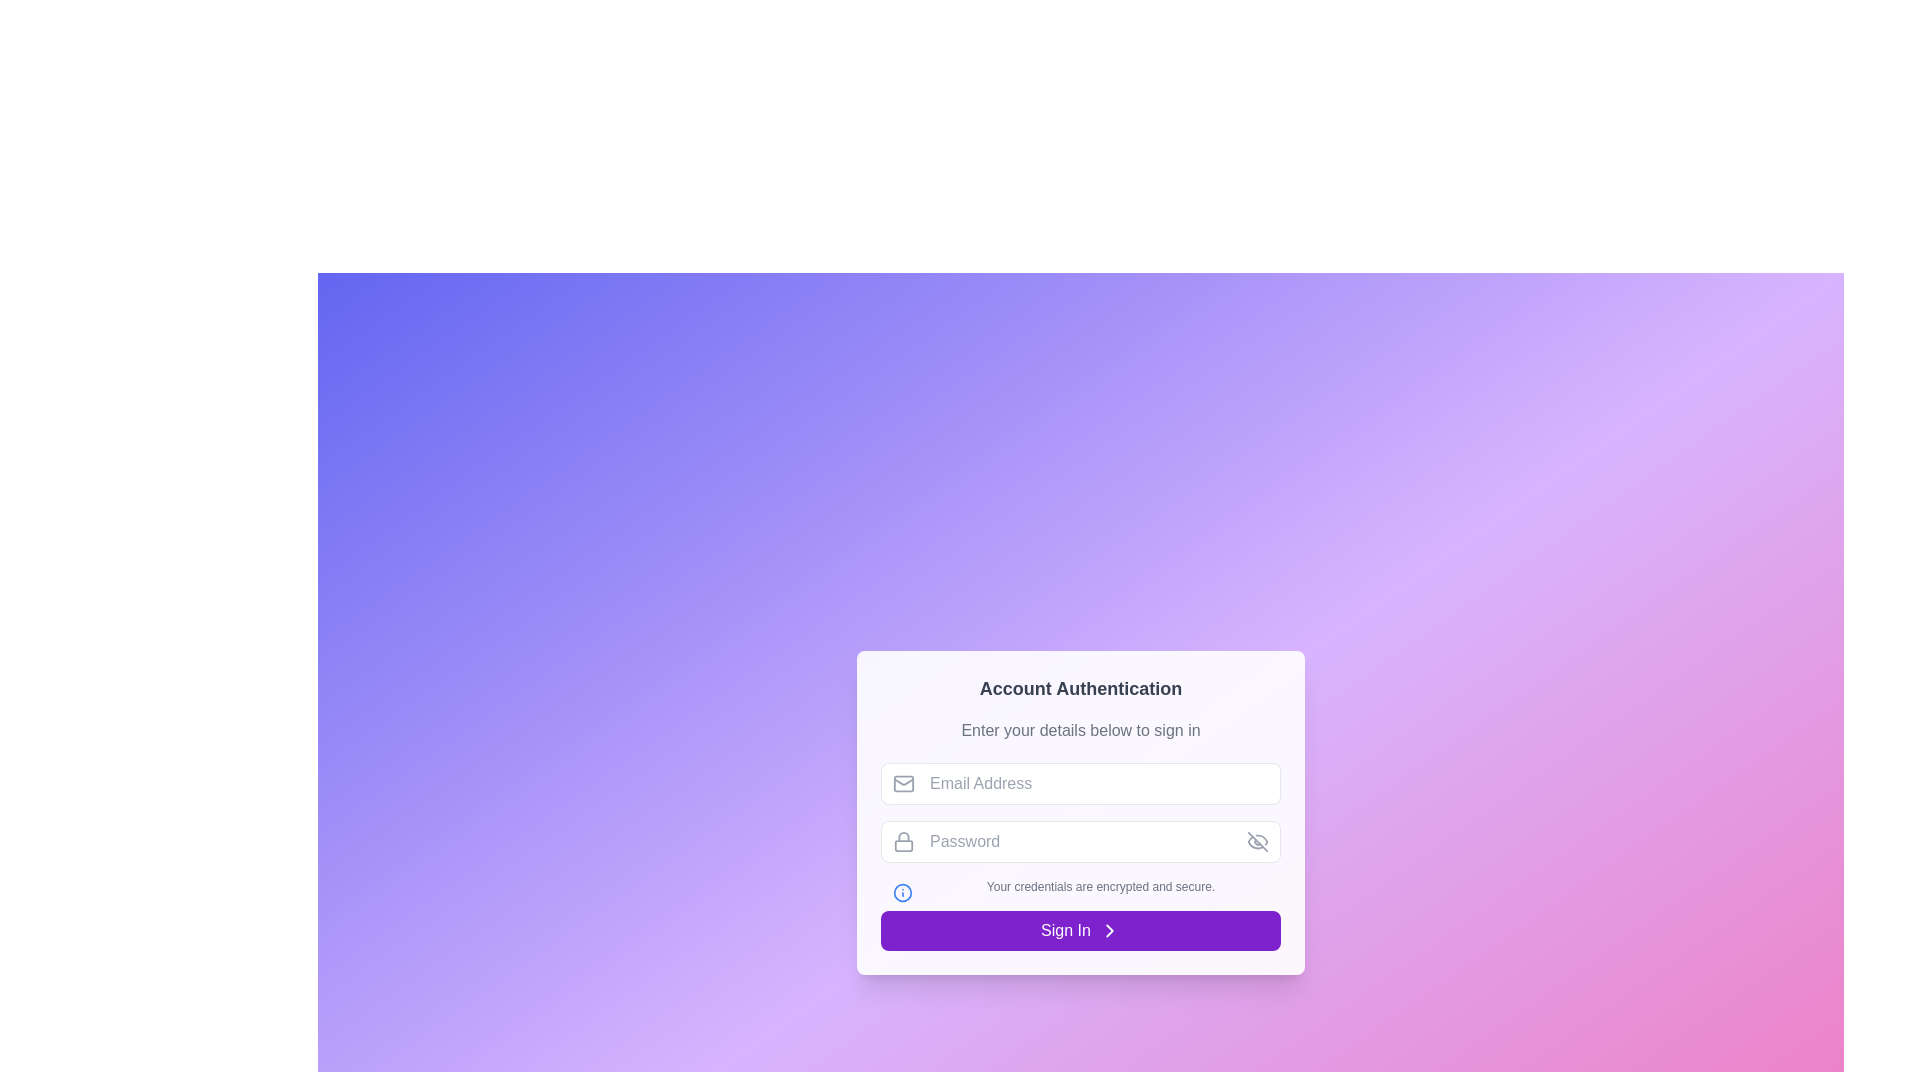 This screenshot has width=1920, height=1080. What do you see at coordinates (1256, 841) in the screenshot?
I see `the password visibility toggle button located at the far right inside the password input field` at bounding box center [1256, 841].